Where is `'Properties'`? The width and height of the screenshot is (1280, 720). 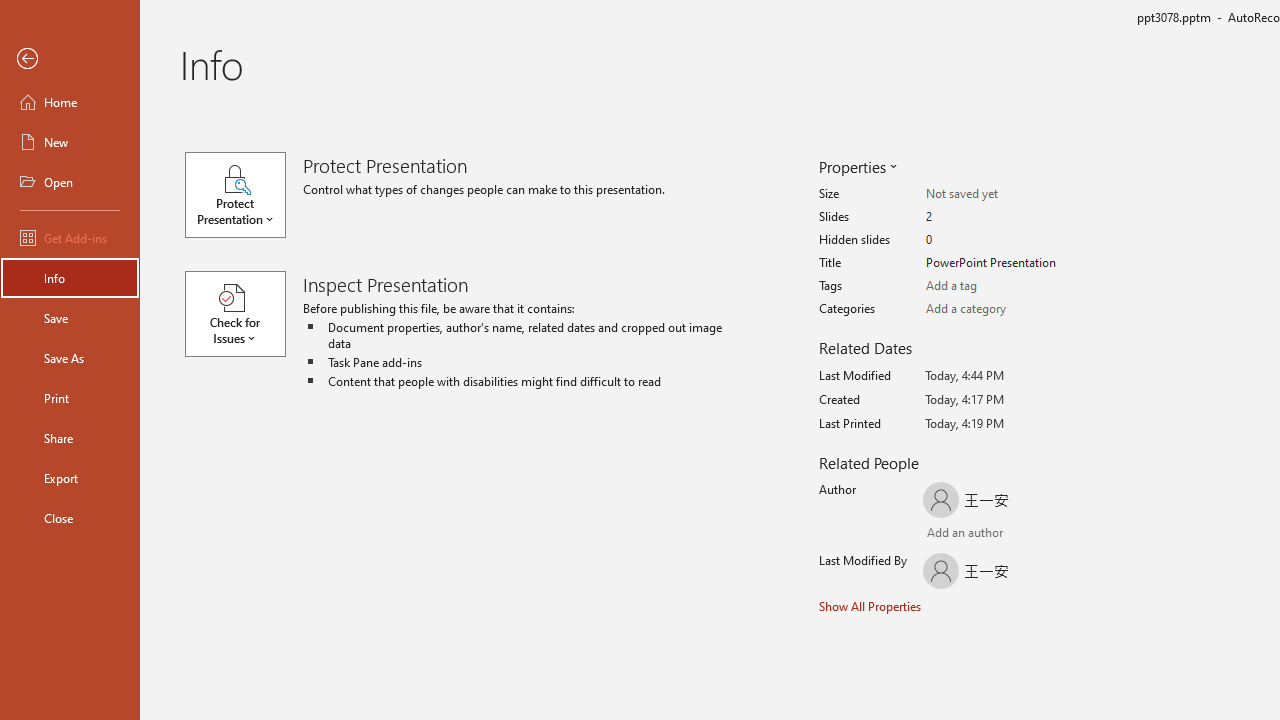 'Properties' is located at coordinates (856, 166).